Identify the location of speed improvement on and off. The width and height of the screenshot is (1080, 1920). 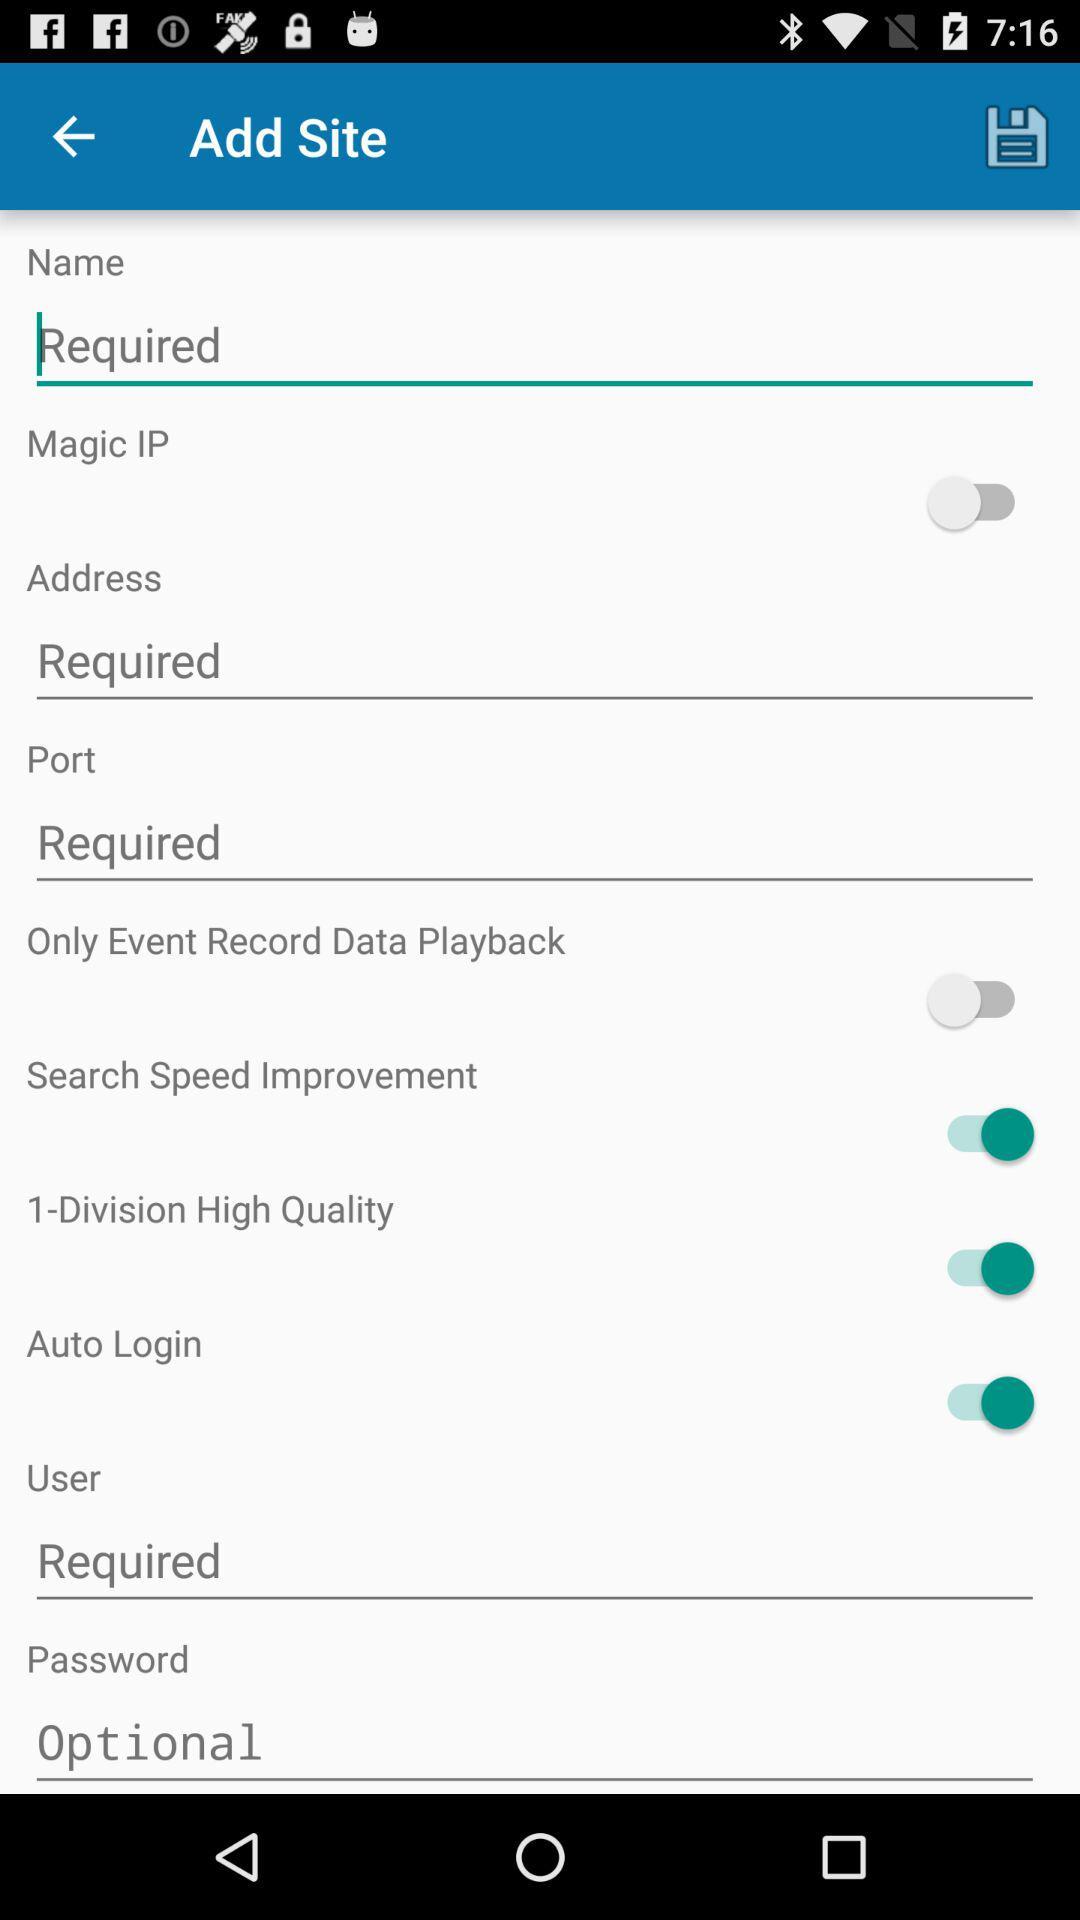
(979, 1134).